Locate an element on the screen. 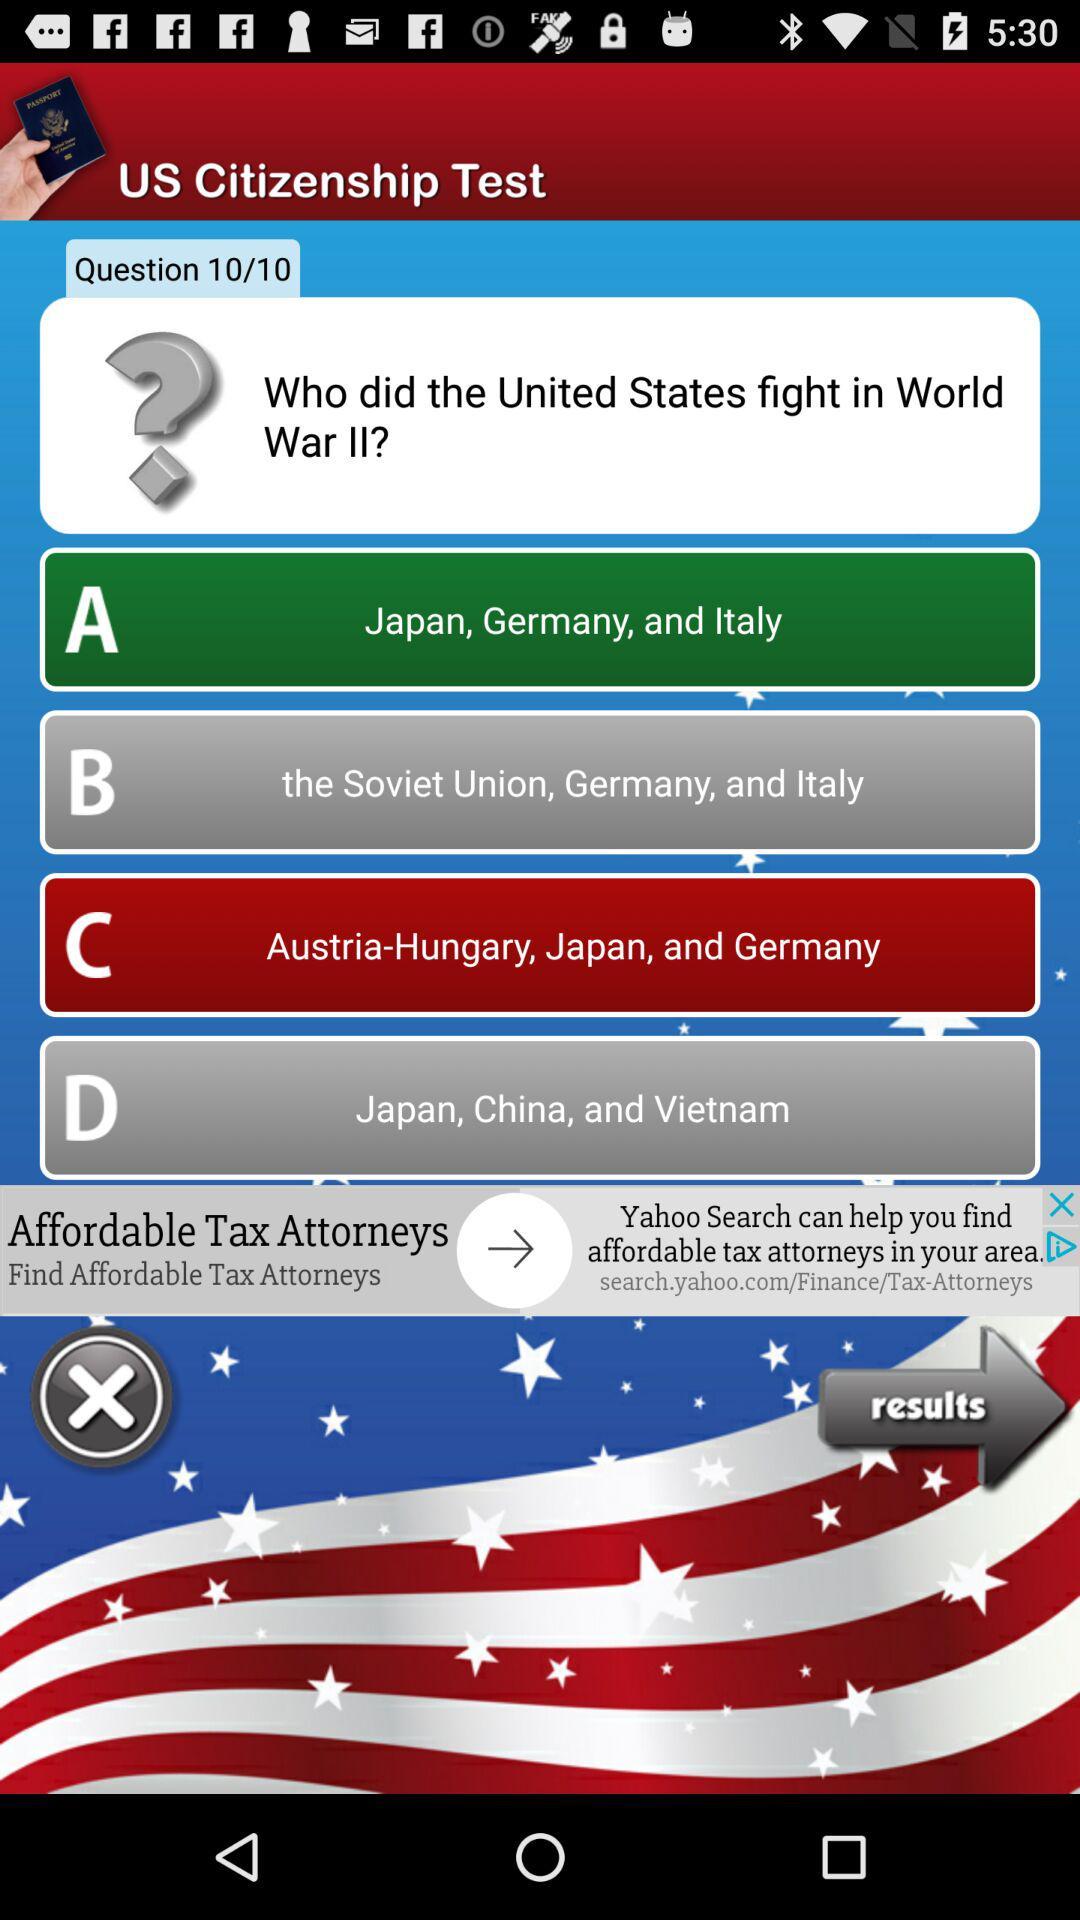 This screenshot has height=1920, width=1080. button is located at coordinates (104, 1399).